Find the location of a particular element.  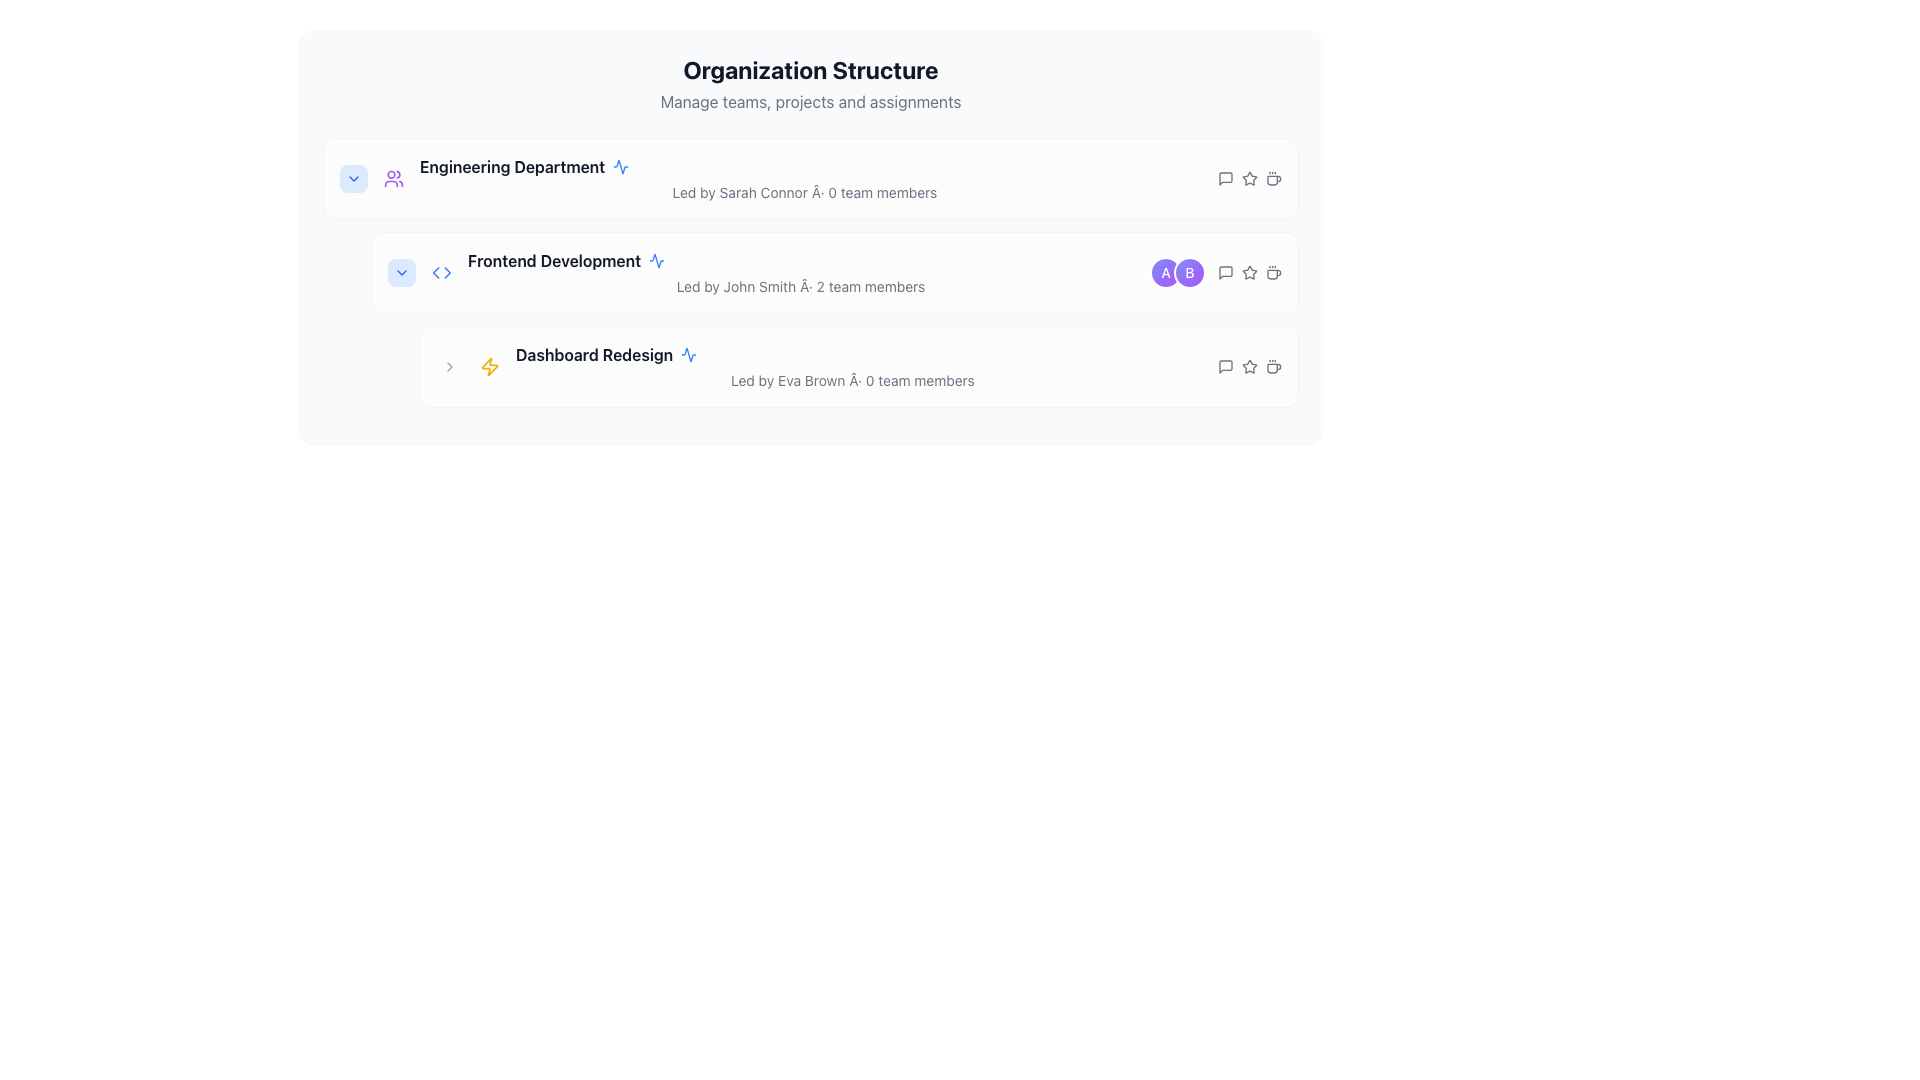

the Avatar group containing the overlapping circular avatars with characters 'A' and 'B' is located at coordinates (1177, 273).